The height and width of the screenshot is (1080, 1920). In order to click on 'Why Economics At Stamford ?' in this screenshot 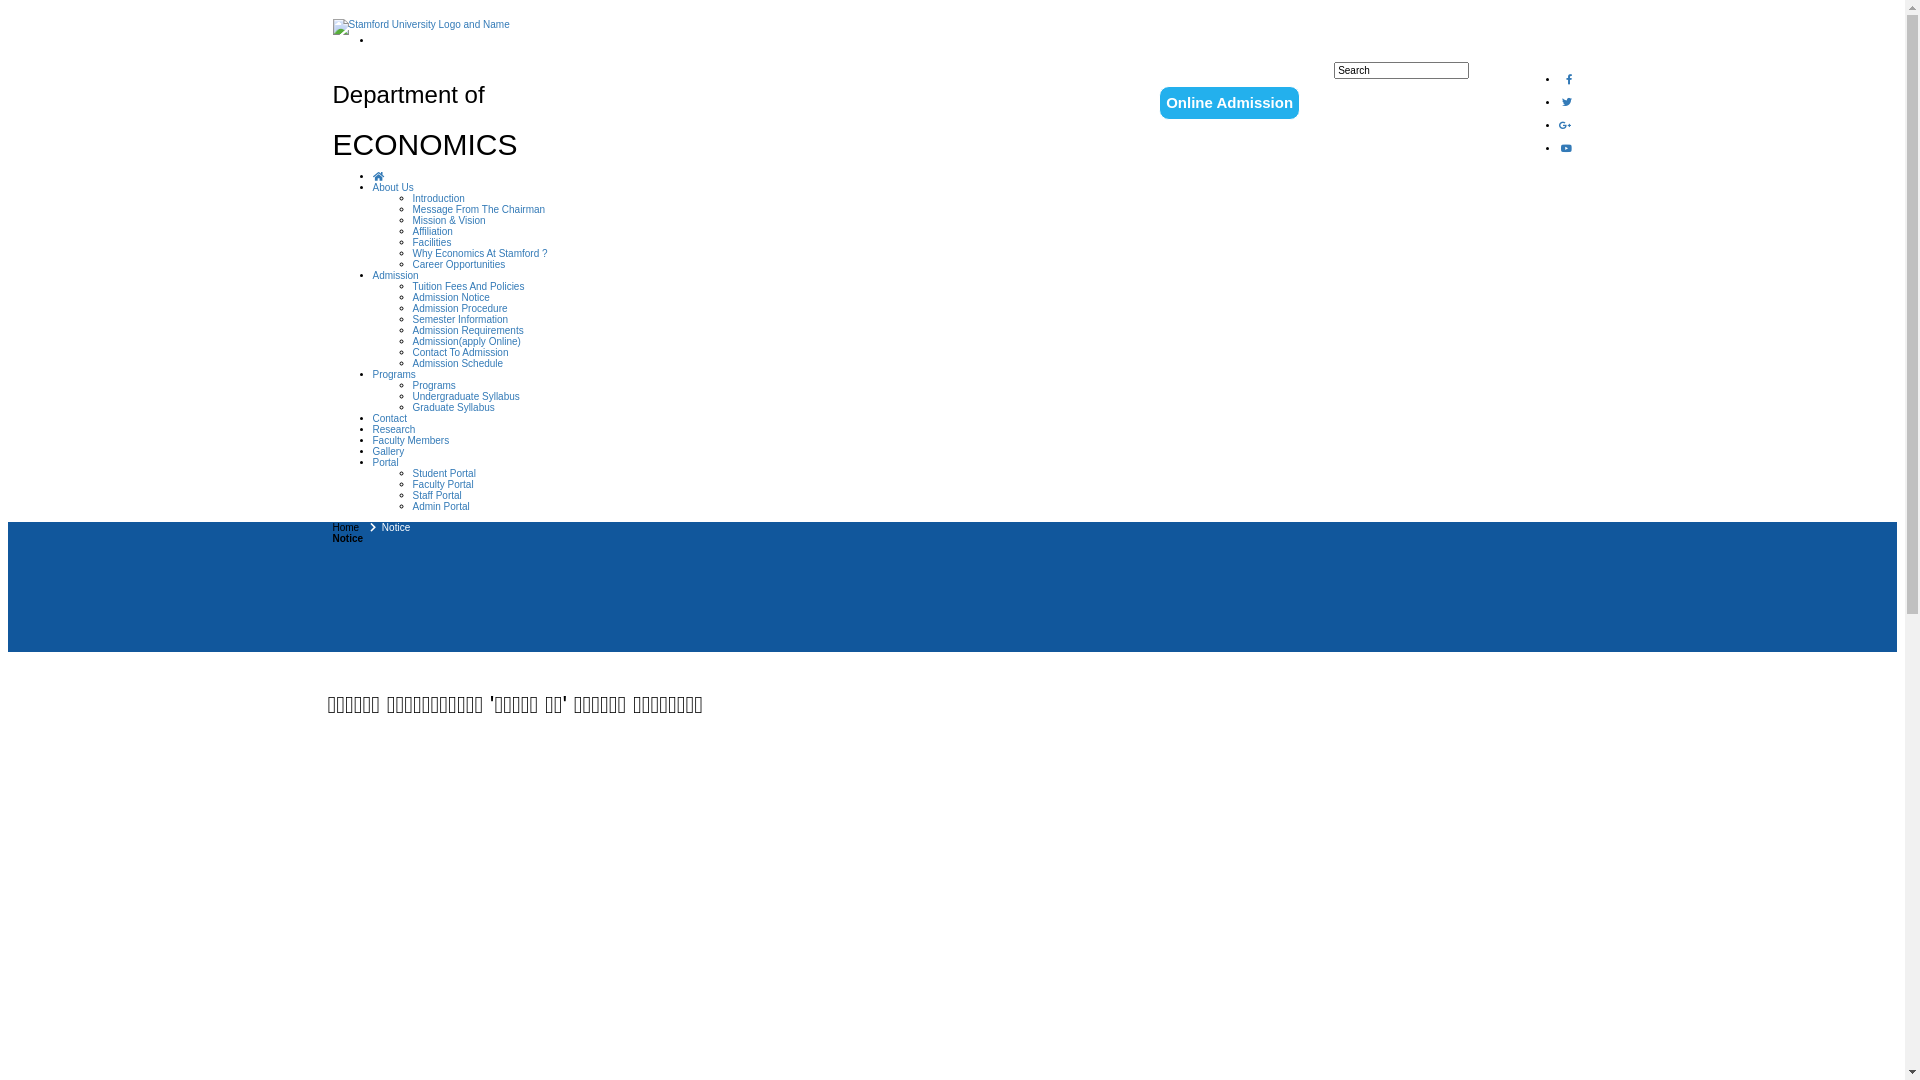, I will do `click(478, 252)`.